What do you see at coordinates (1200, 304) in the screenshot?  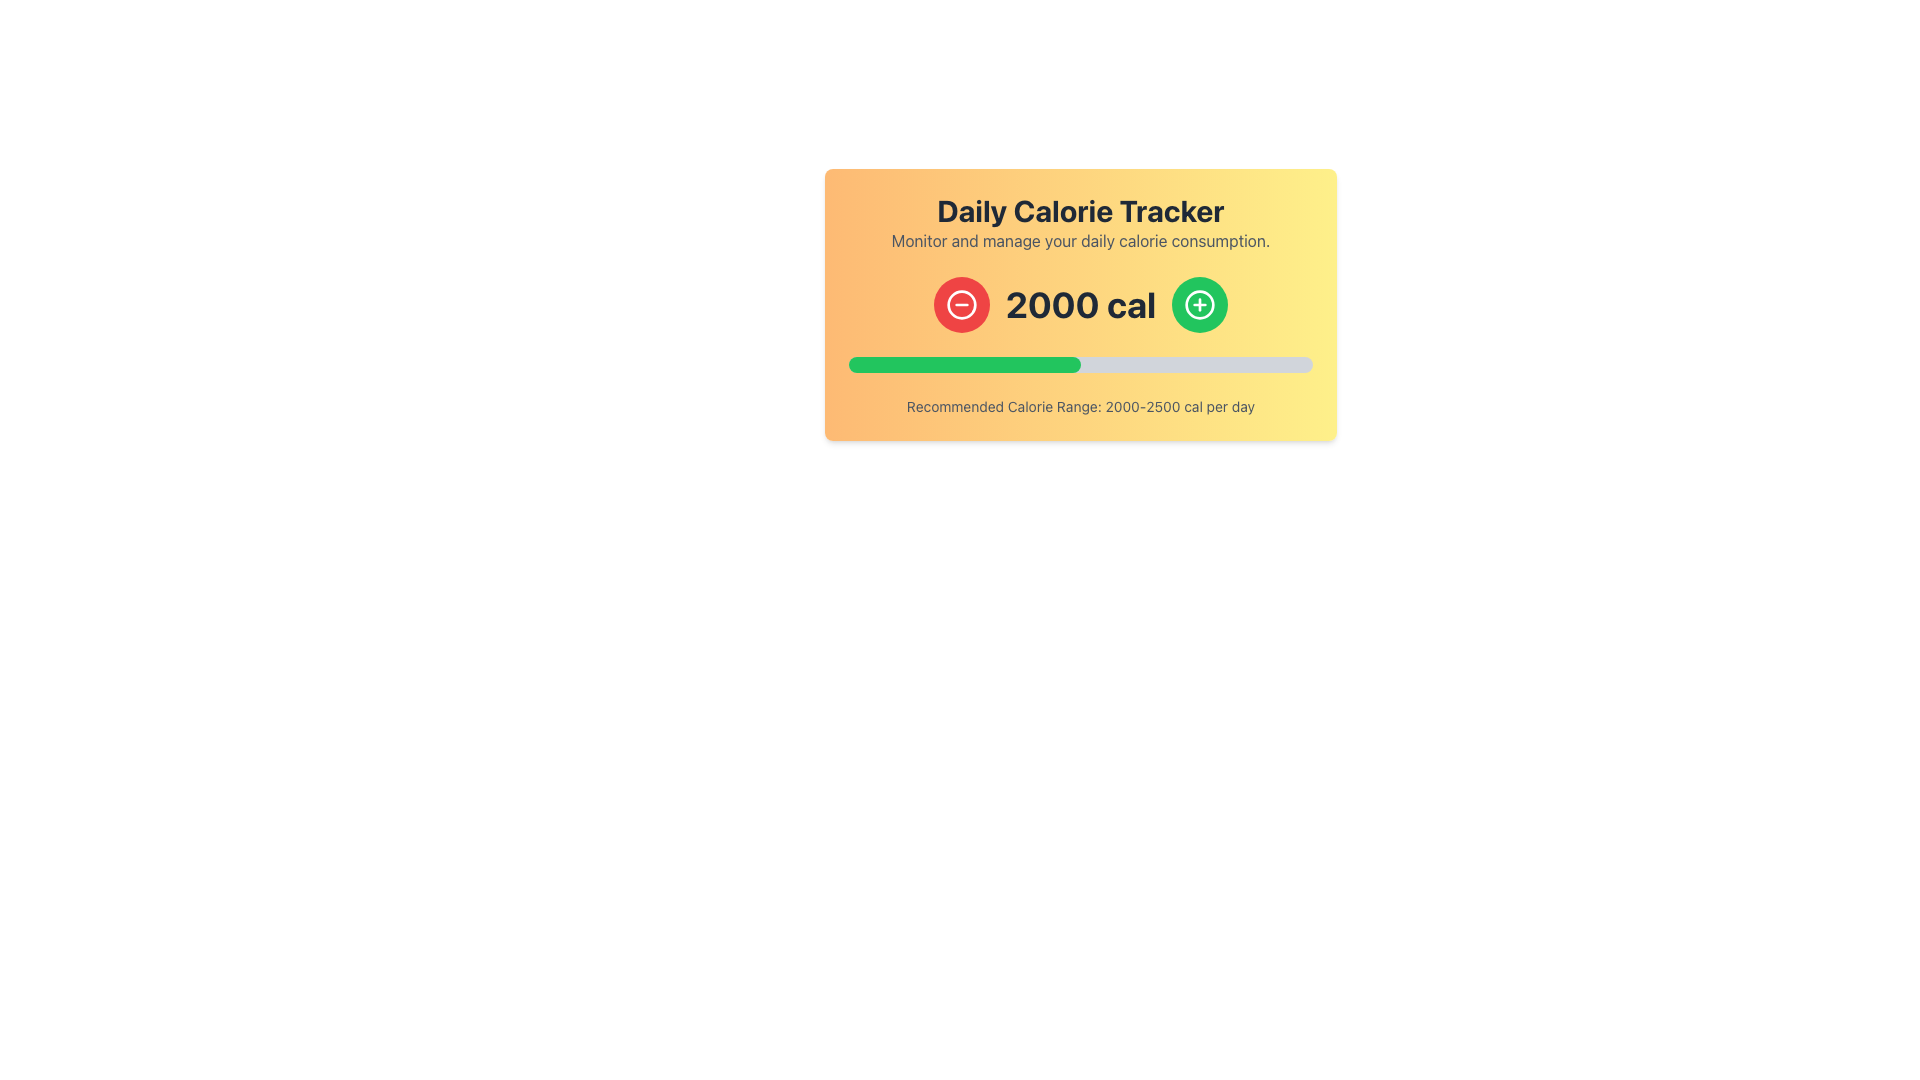 I see `the second circular icon from the left in the calorie tracker interface, which is positioned` at bounding box center [1200, 304].